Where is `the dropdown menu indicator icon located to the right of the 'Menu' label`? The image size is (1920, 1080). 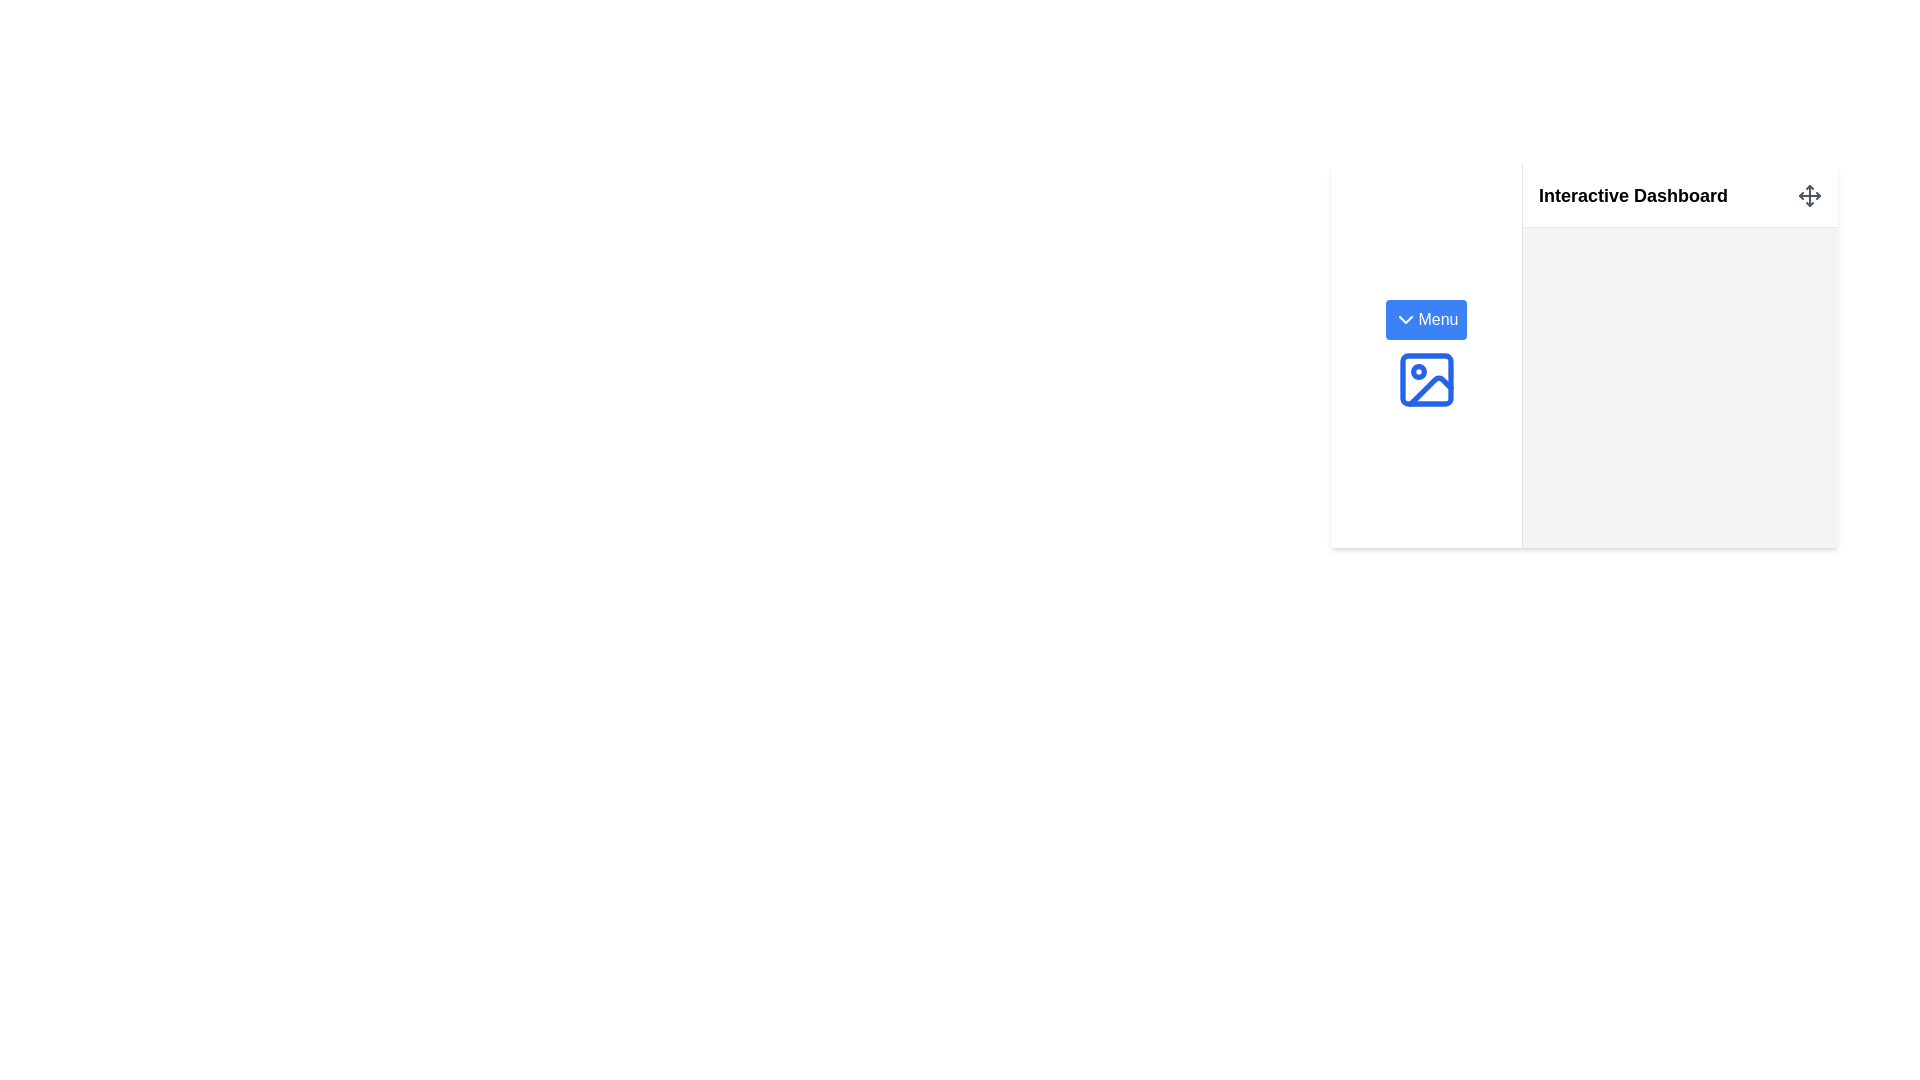
the dropdown menu indicator icon located to the right of the 'Menu' label is located at coordinates (1405, 319).